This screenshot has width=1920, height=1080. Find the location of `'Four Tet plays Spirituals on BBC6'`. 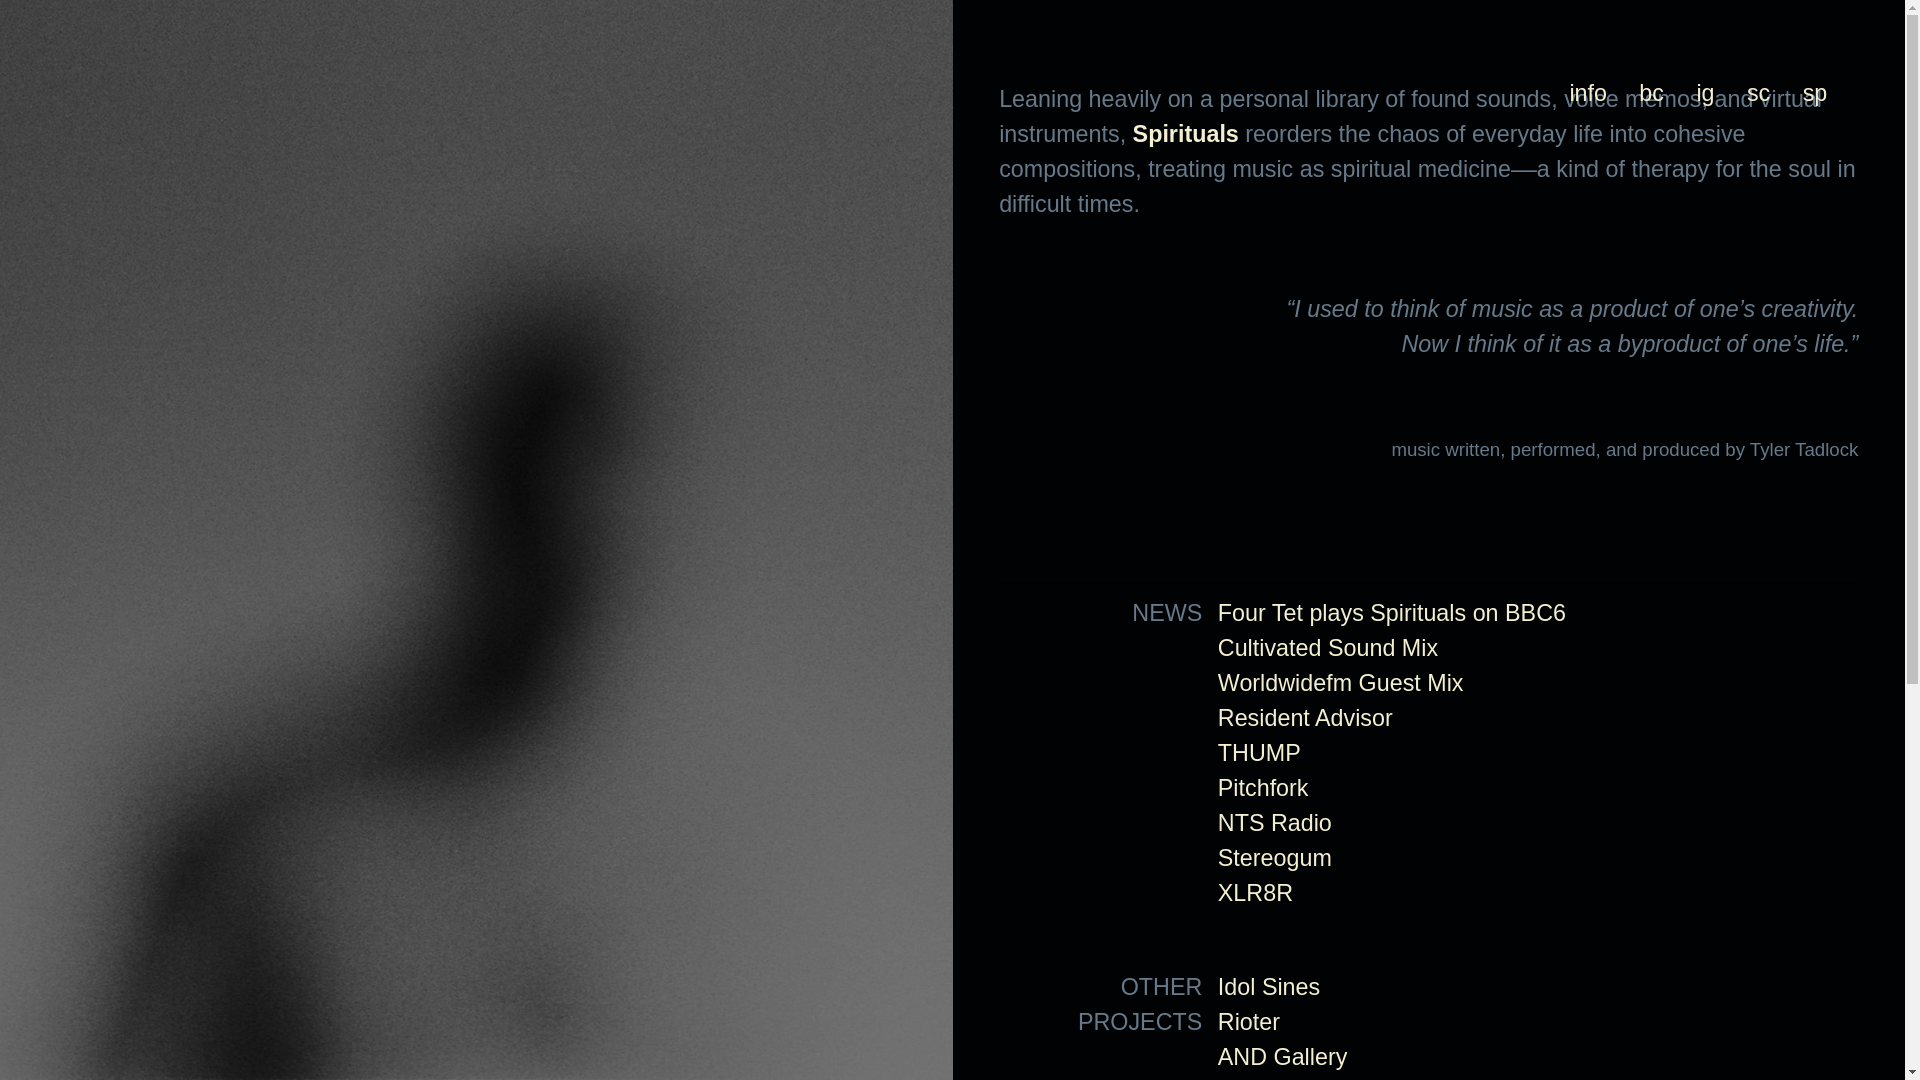

'Four Tet plays Spirituals on BBC6' is located at coordinates (1391, 612).